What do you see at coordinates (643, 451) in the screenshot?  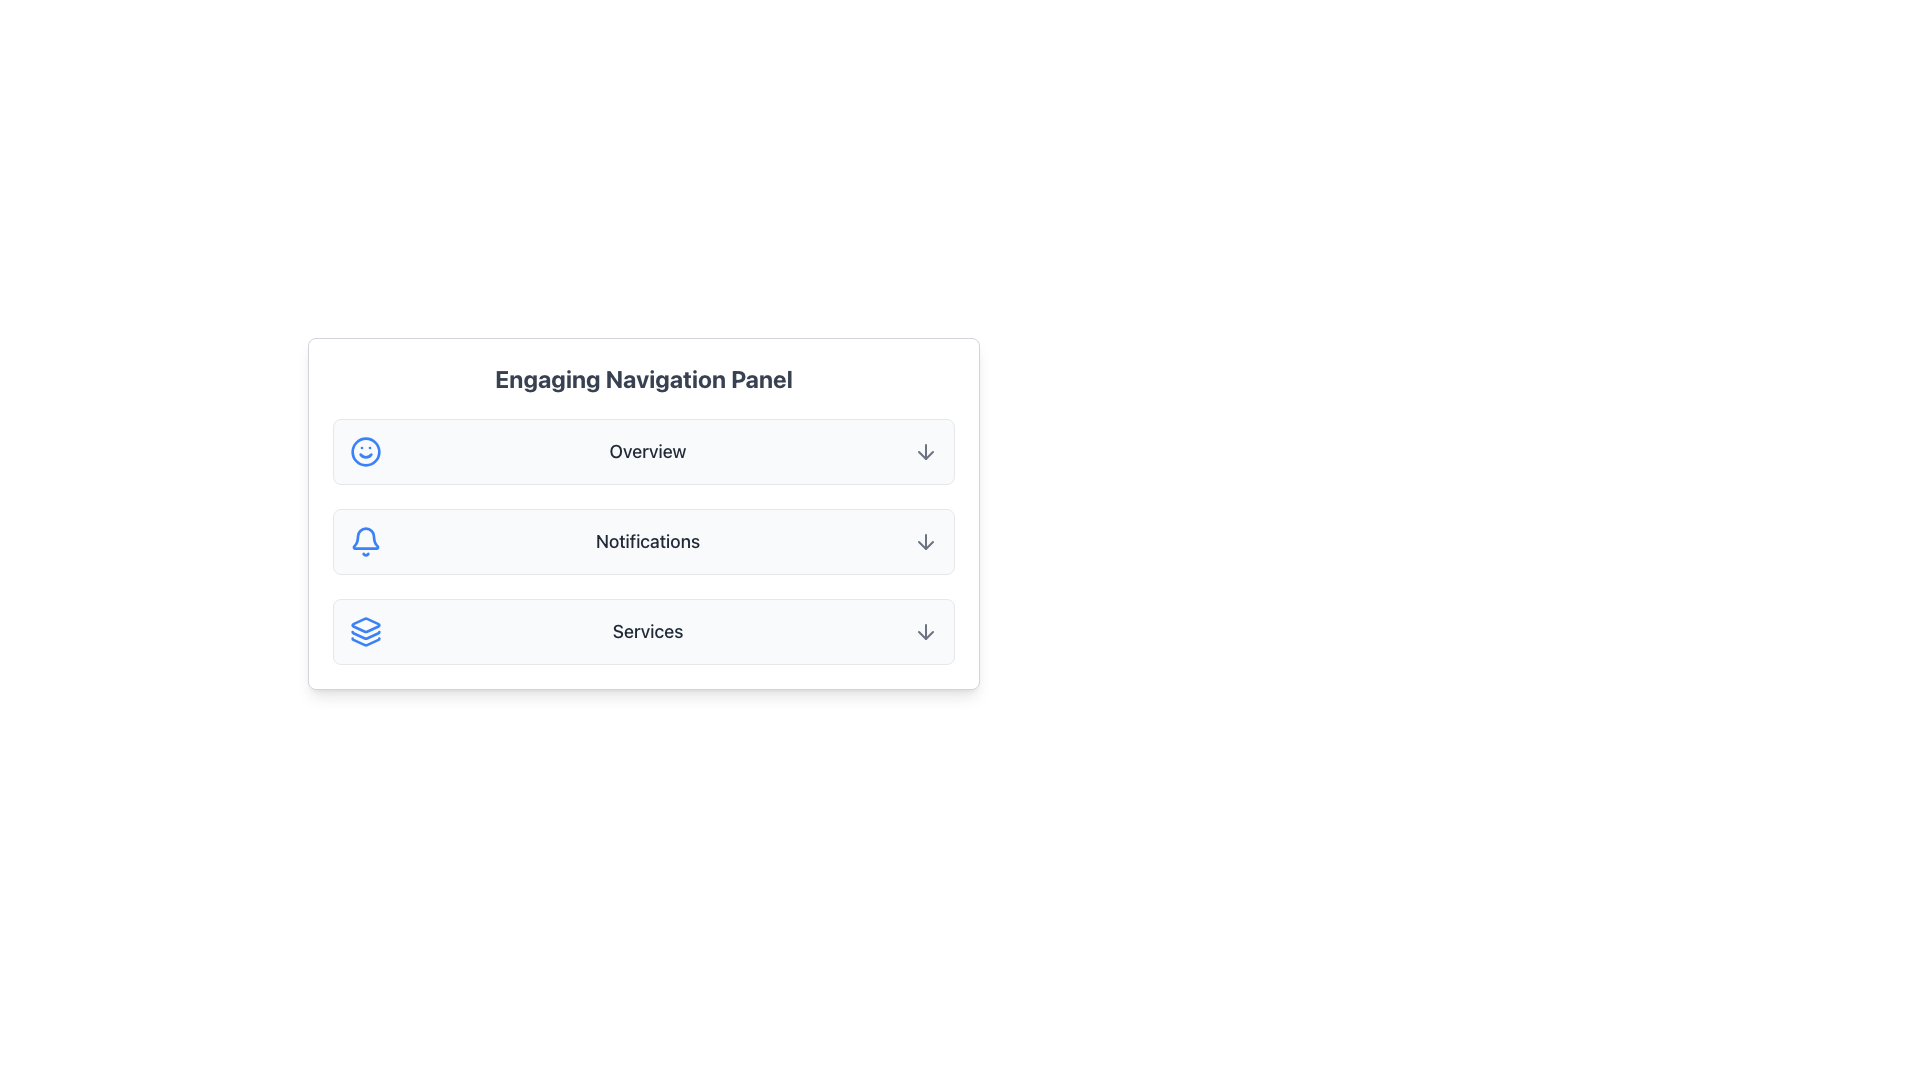 I see `the 'Overview' button featuring a blue smiley face icon on the left and a downward-facing arrow icon on the right for additional information` at bounding box center [643, 451].